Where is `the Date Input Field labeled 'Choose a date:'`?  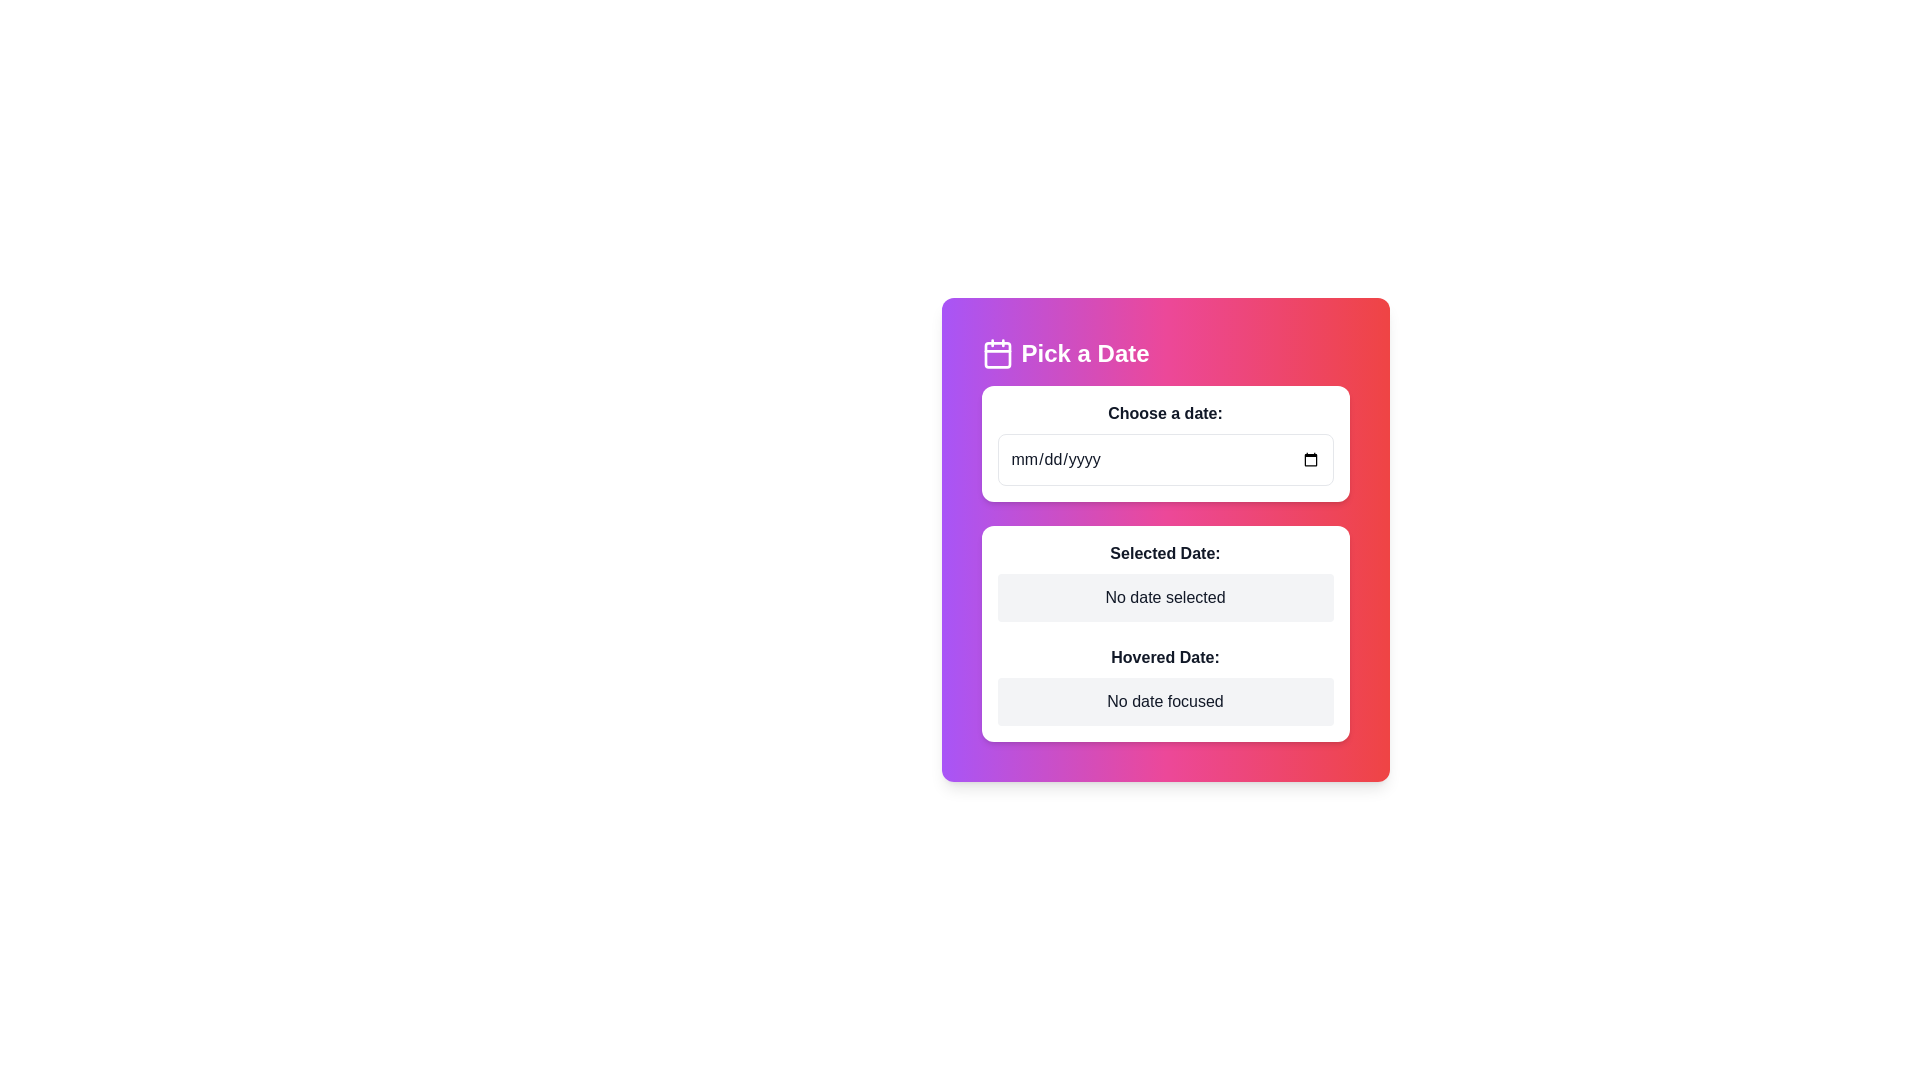 the Date Input Field labeled 'Choose a date:' is located at coordinates (1165, 442).